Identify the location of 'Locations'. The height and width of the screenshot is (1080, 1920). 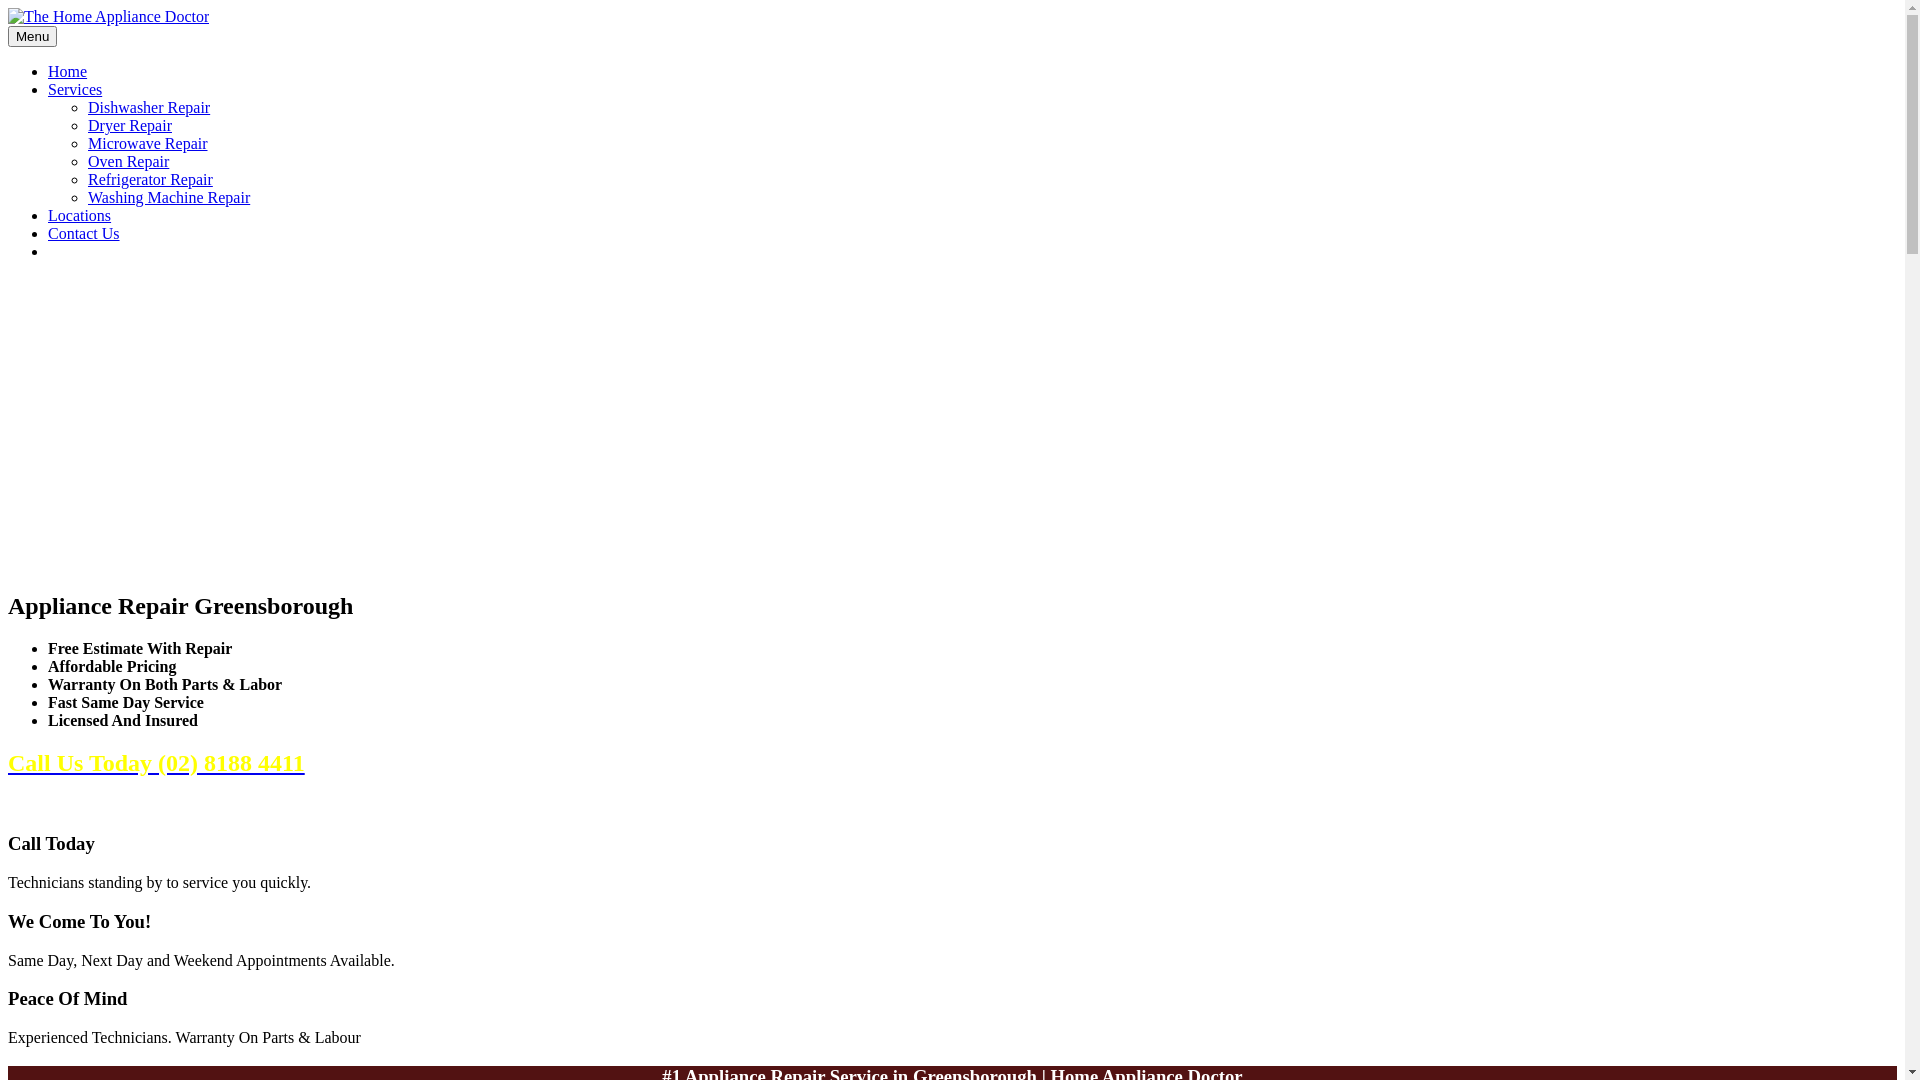
(79, 215).